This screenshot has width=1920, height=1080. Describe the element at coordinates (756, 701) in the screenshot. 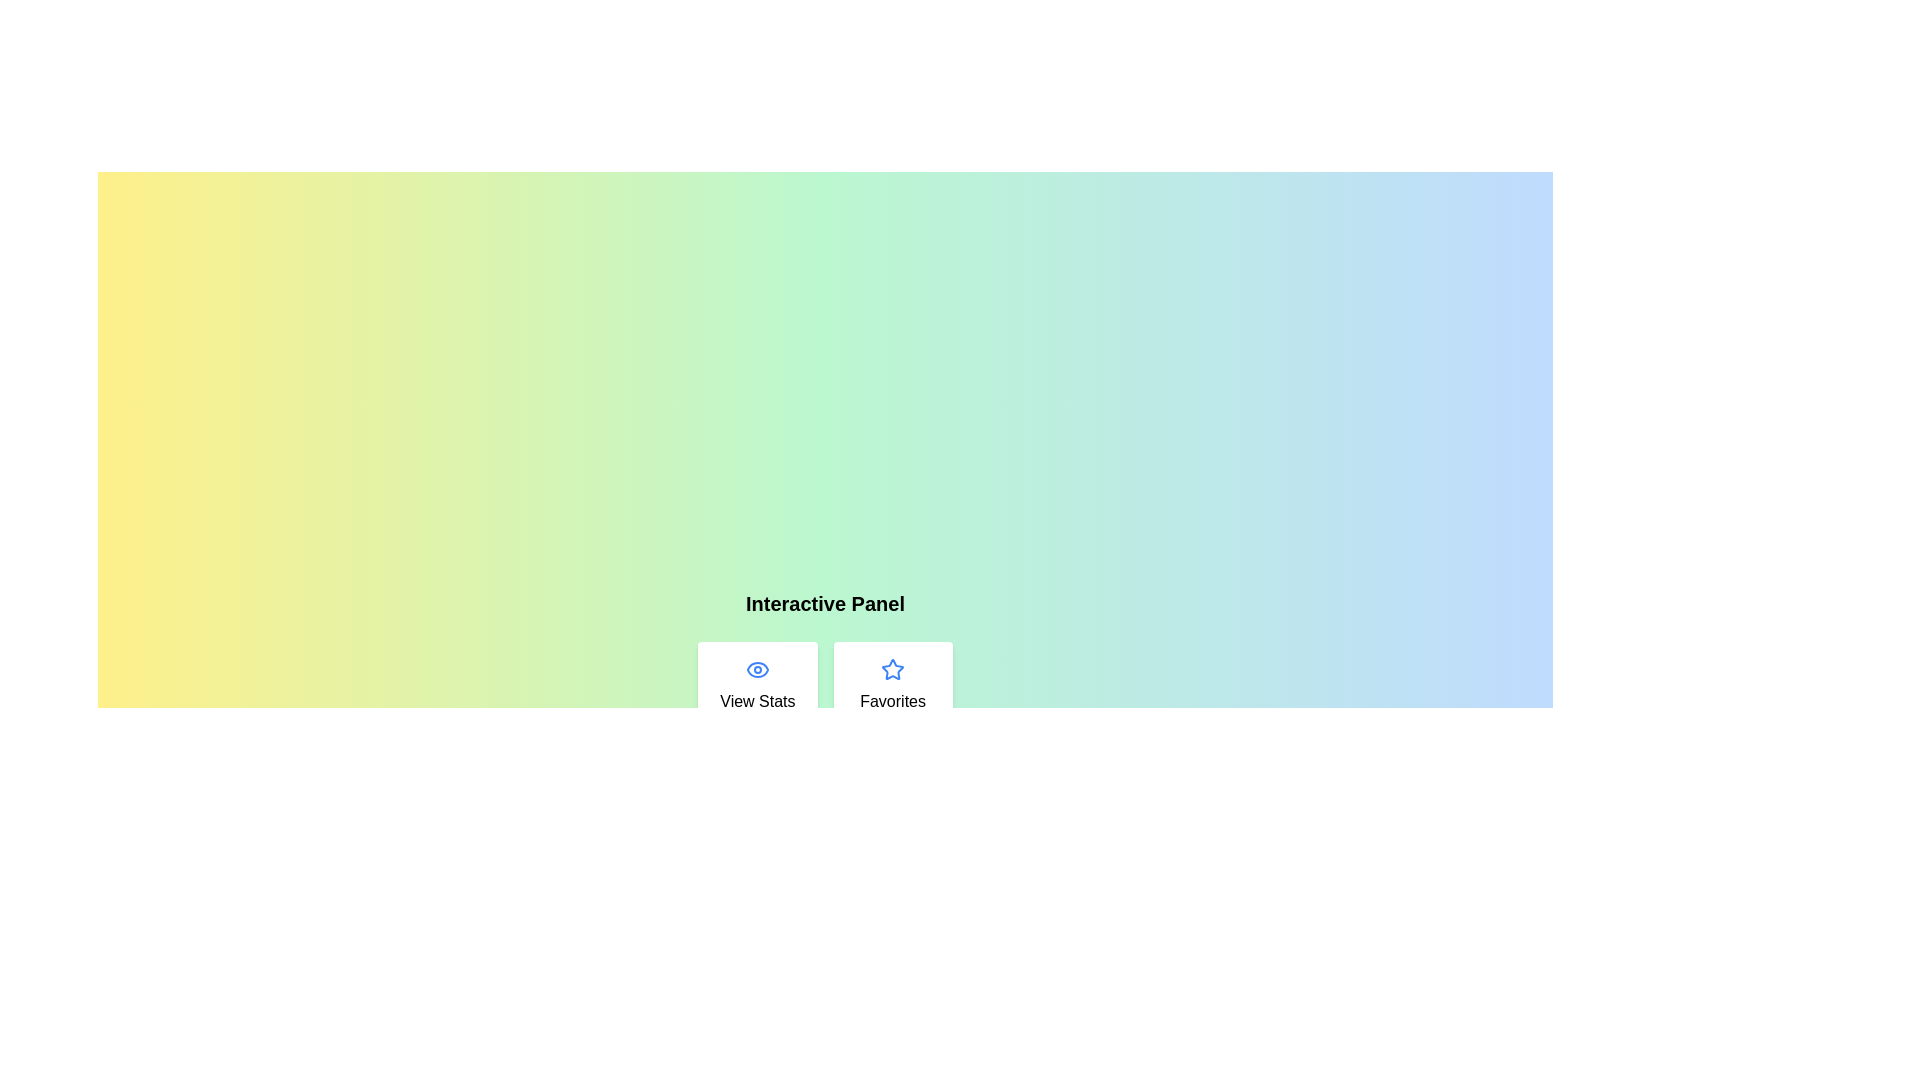

I see `the static text label 'View Stats' located at the bottom of the box, directly below the eye icon` at that location.